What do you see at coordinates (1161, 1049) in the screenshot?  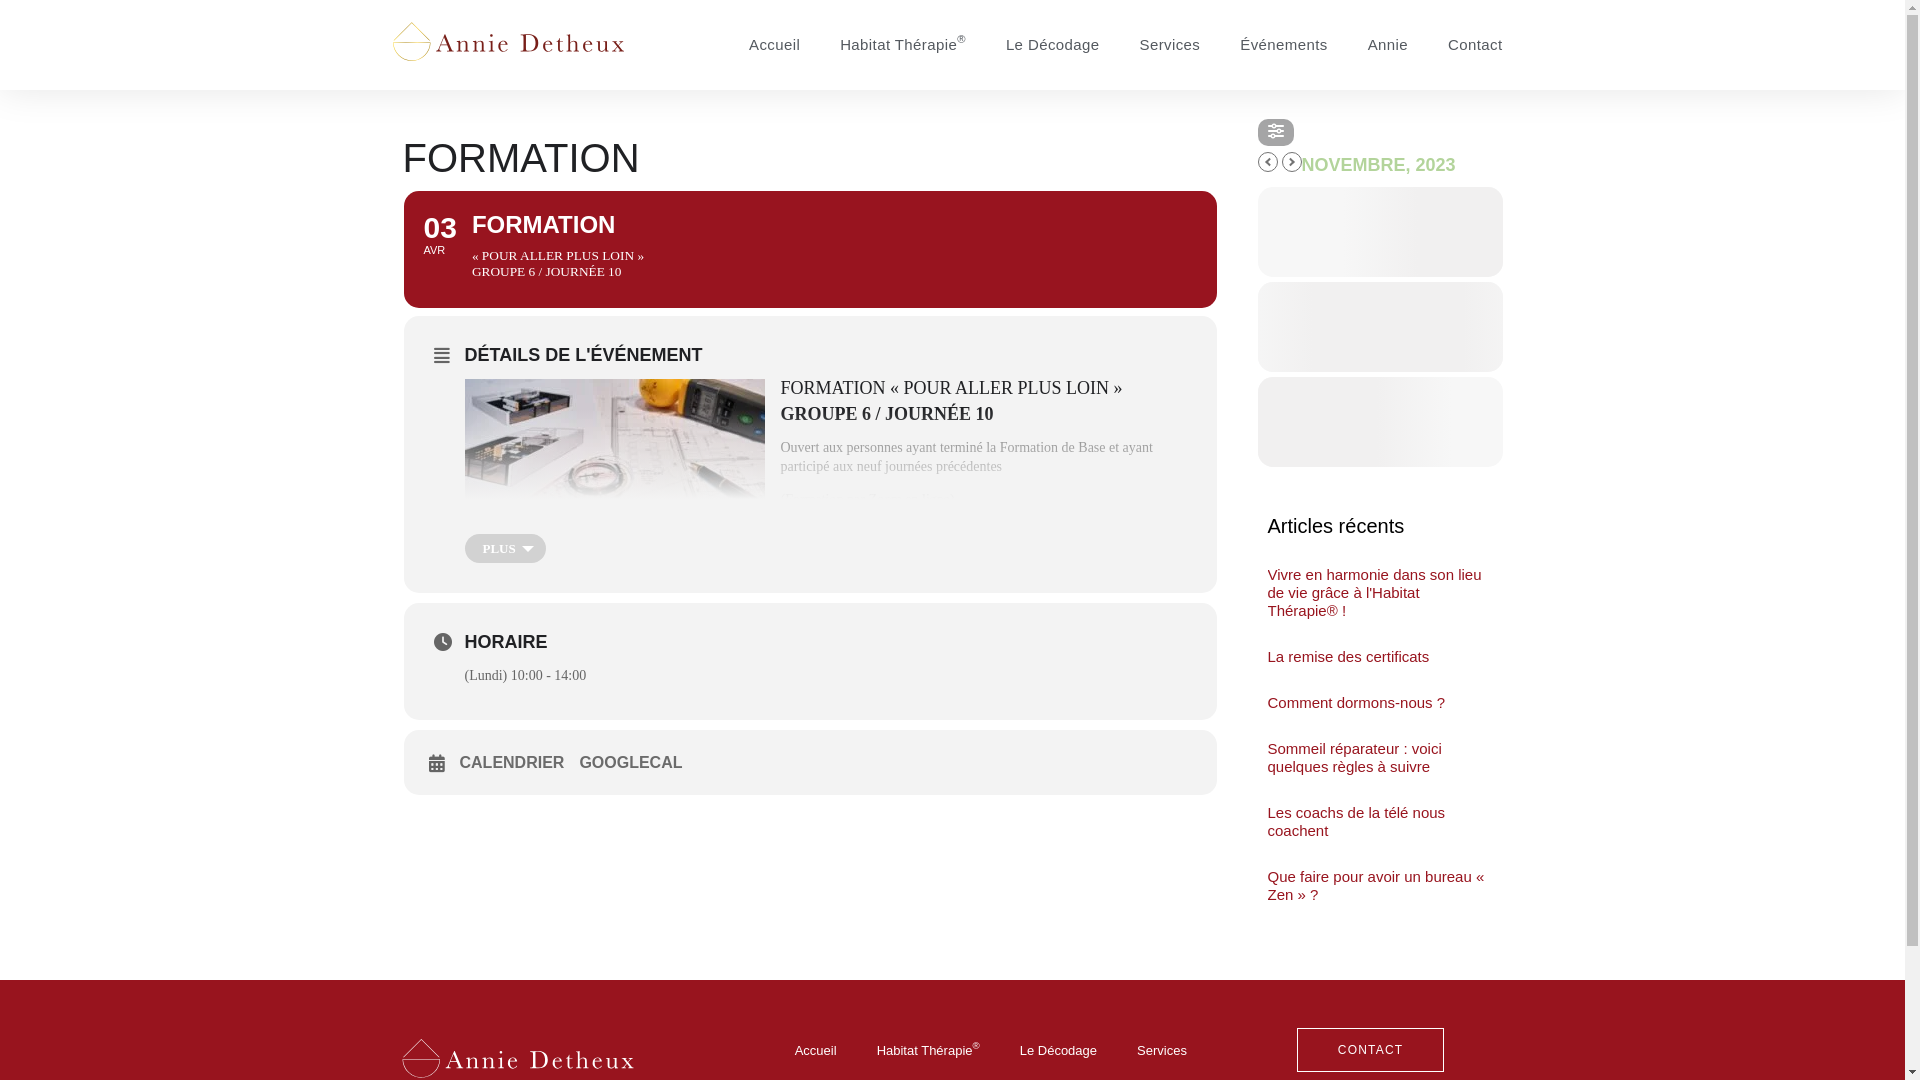 I see `'Services'` at bounding box center [1161, 1049].